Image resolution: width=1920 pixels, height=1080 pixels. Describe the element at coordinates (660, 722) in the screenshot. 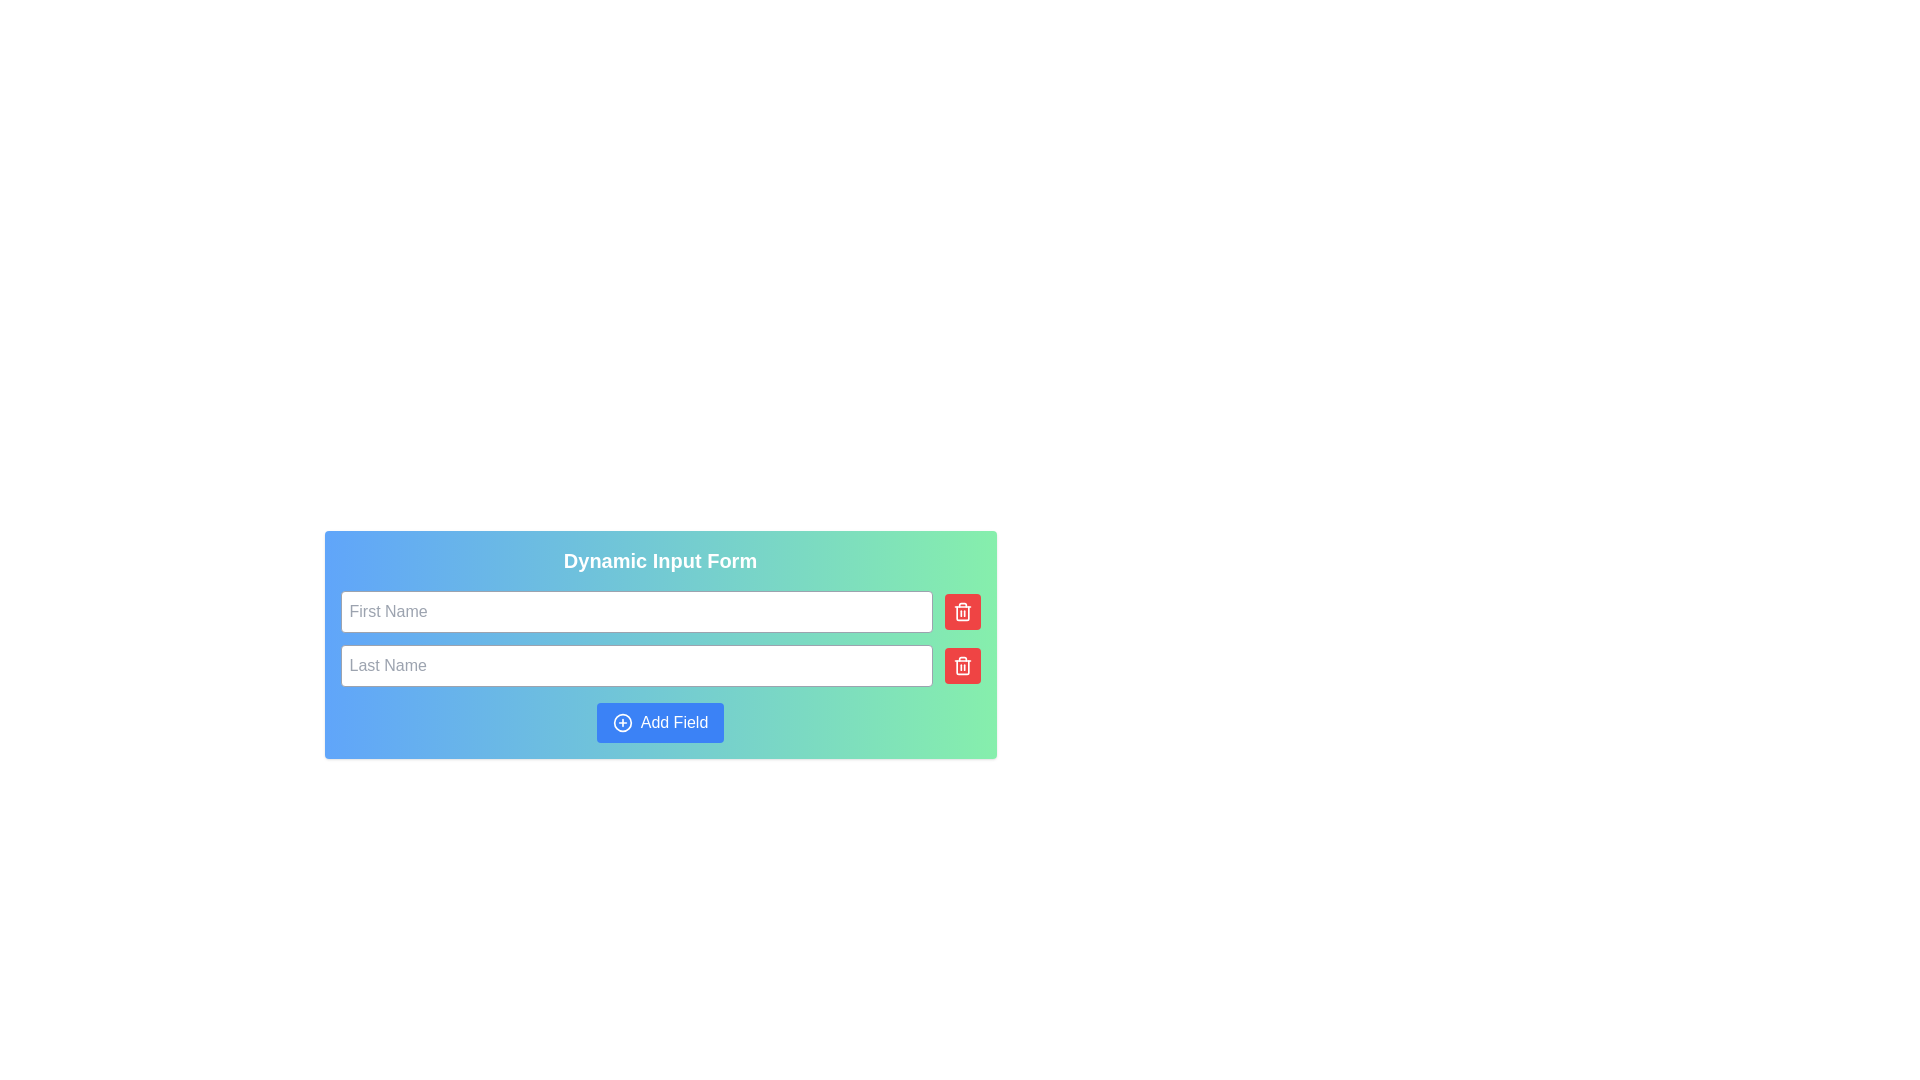

I see `the 'Add Field' button, which is a rectangular button with rounded corners, blue background, and white text, located at the bottom of the form card` at that location.